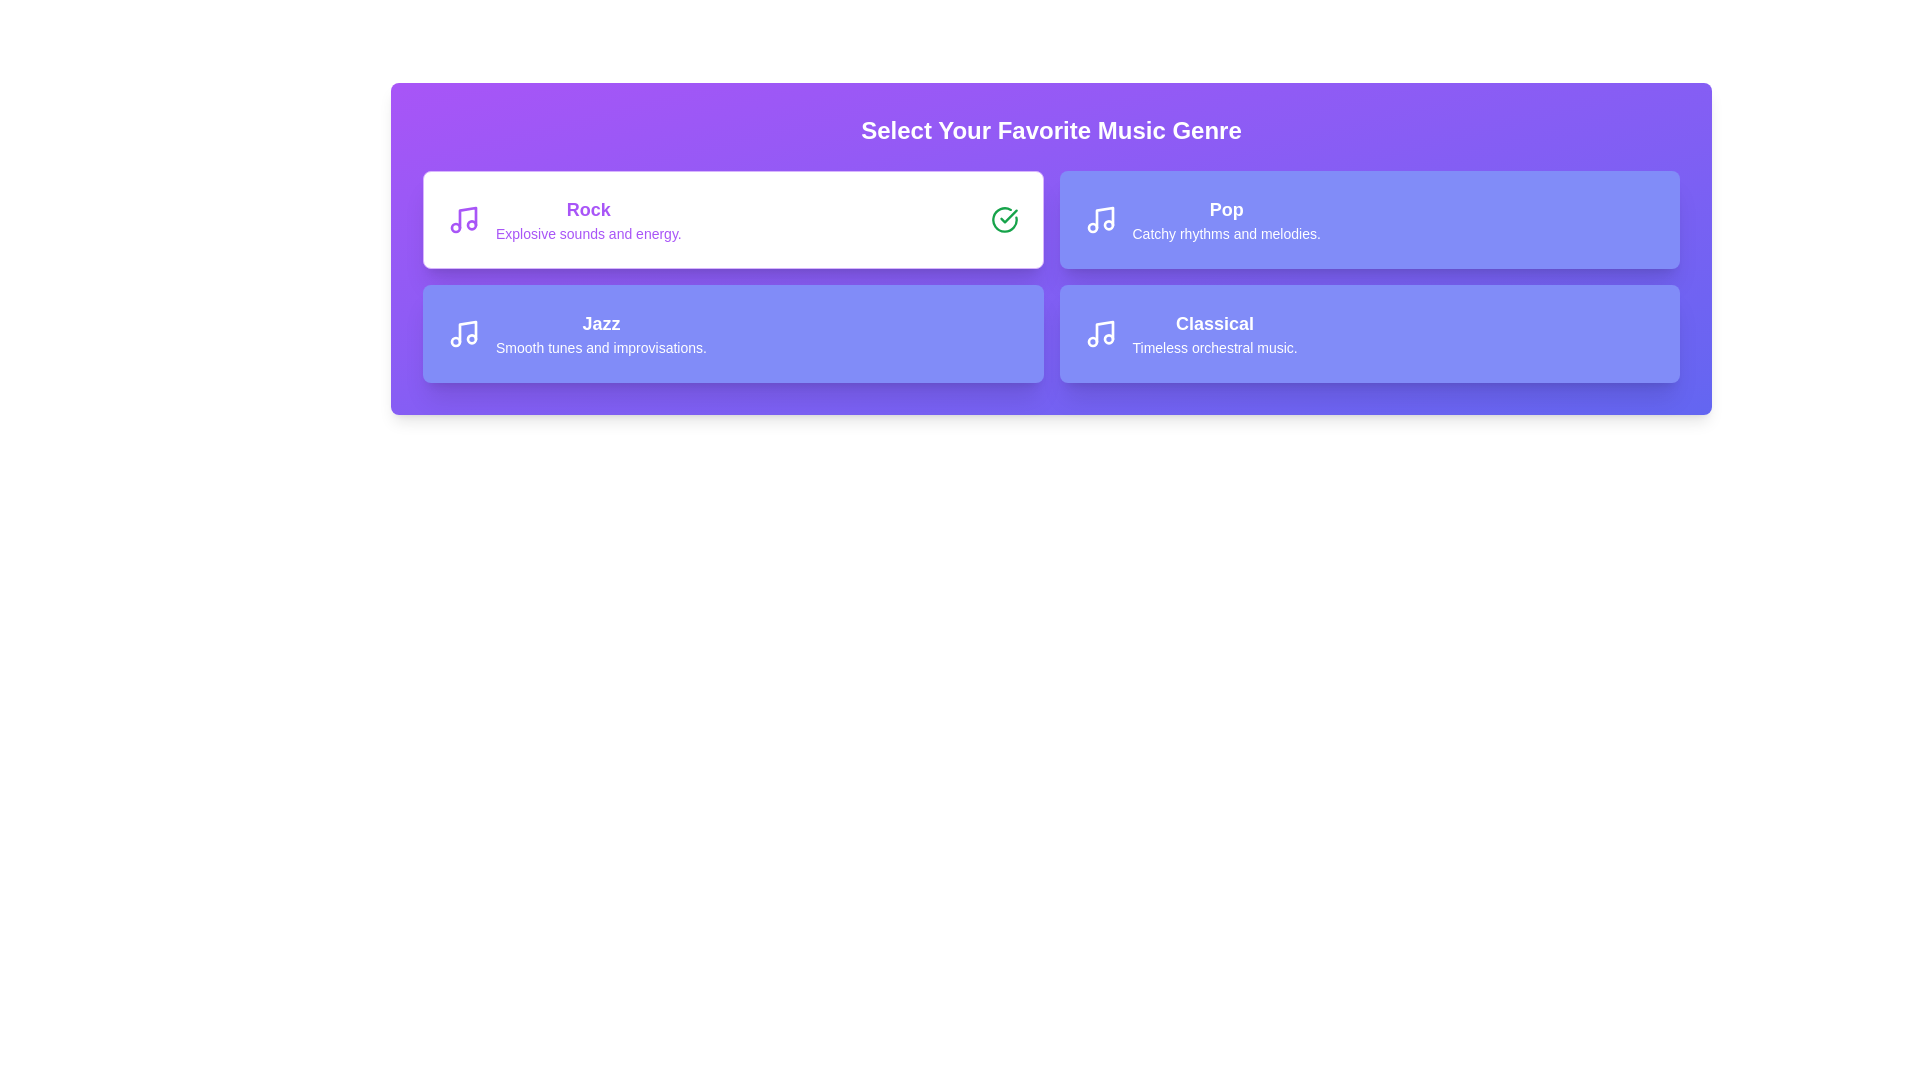  Describe the element at coordinates (587, 209) in the screenshot. I see `the text label indicating the music genre 'Rock', which serves as the title of a selectable item in the interface` at that location.